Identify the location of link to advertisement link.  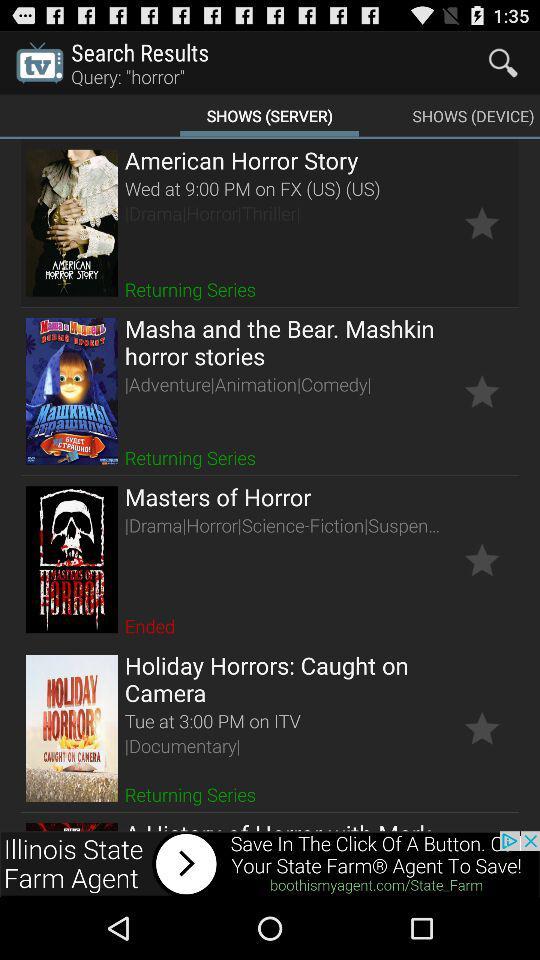
(270, 863).